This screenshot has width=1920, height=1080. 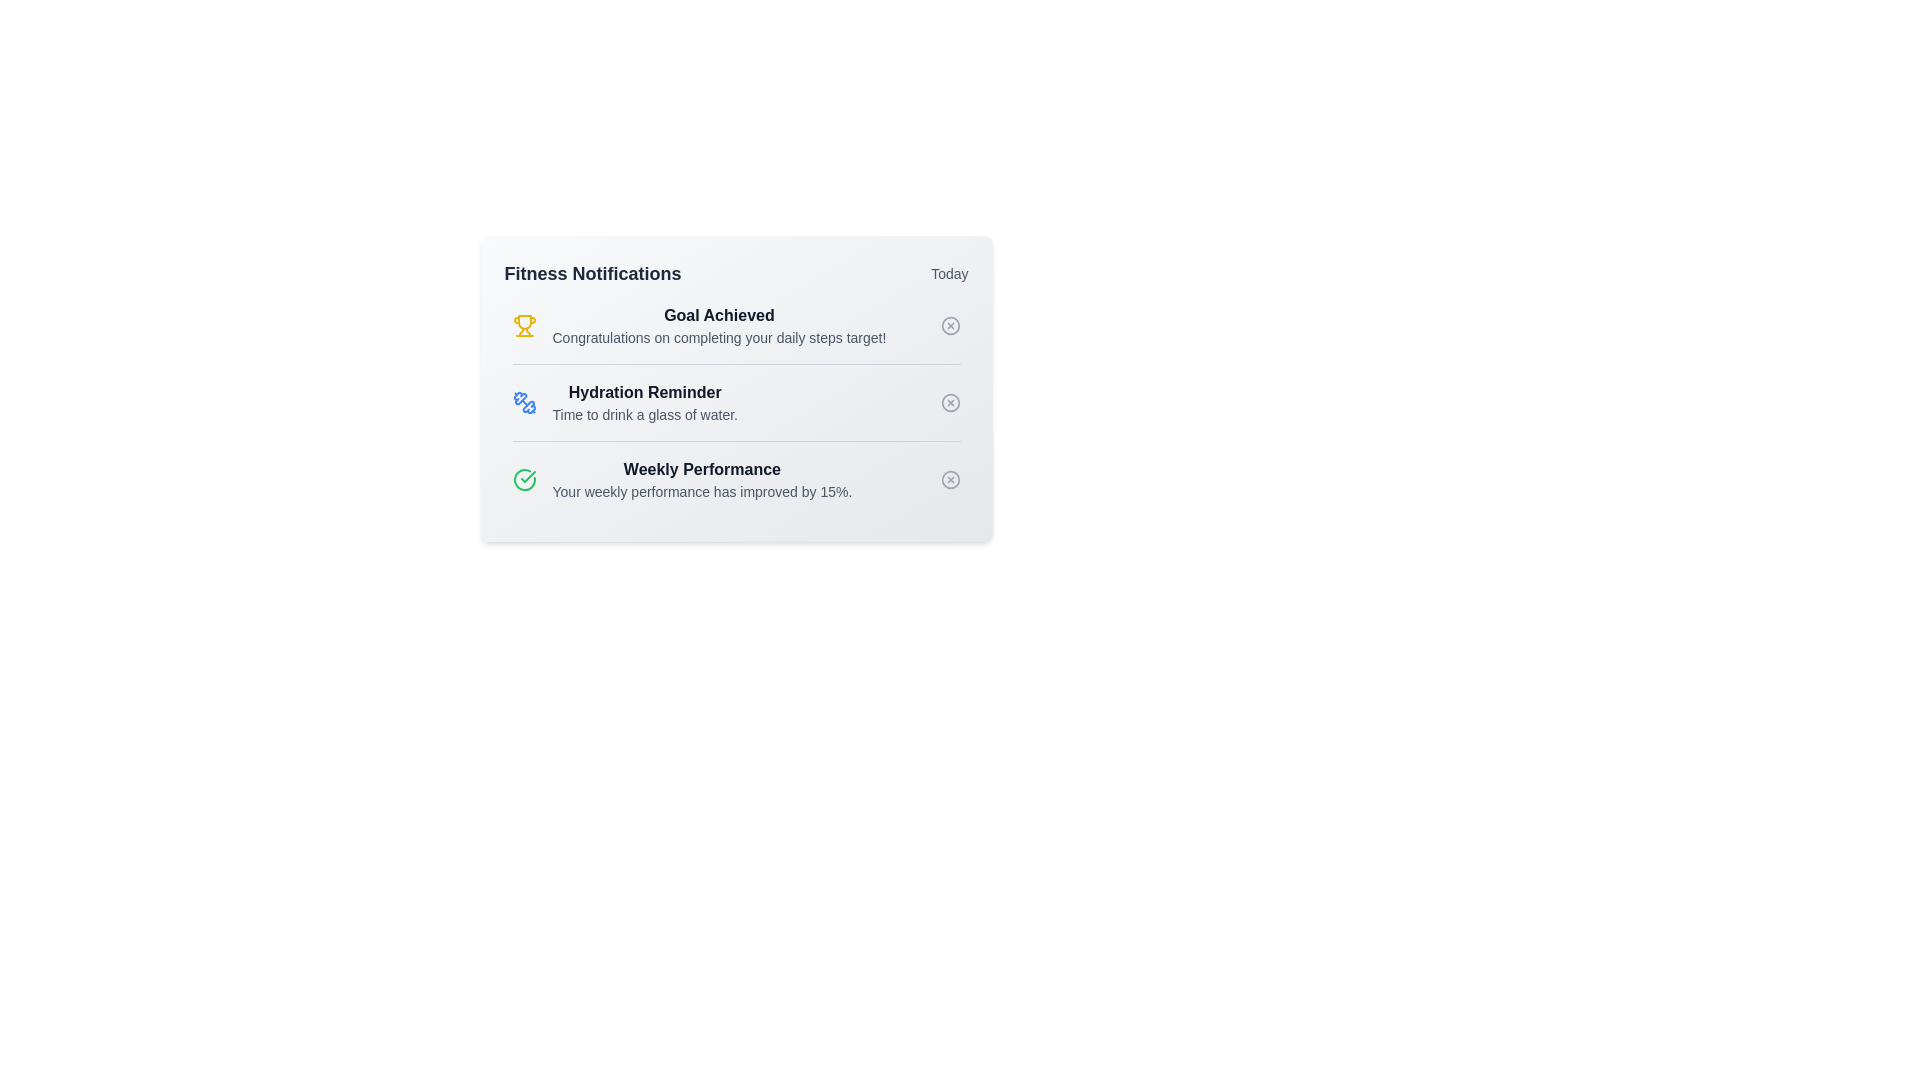 I want to click on the 'Goal Achieved' notification title text label in the notification panel, which indicates the user's successful completion of their daily steps target, so click(x=719, y=315).